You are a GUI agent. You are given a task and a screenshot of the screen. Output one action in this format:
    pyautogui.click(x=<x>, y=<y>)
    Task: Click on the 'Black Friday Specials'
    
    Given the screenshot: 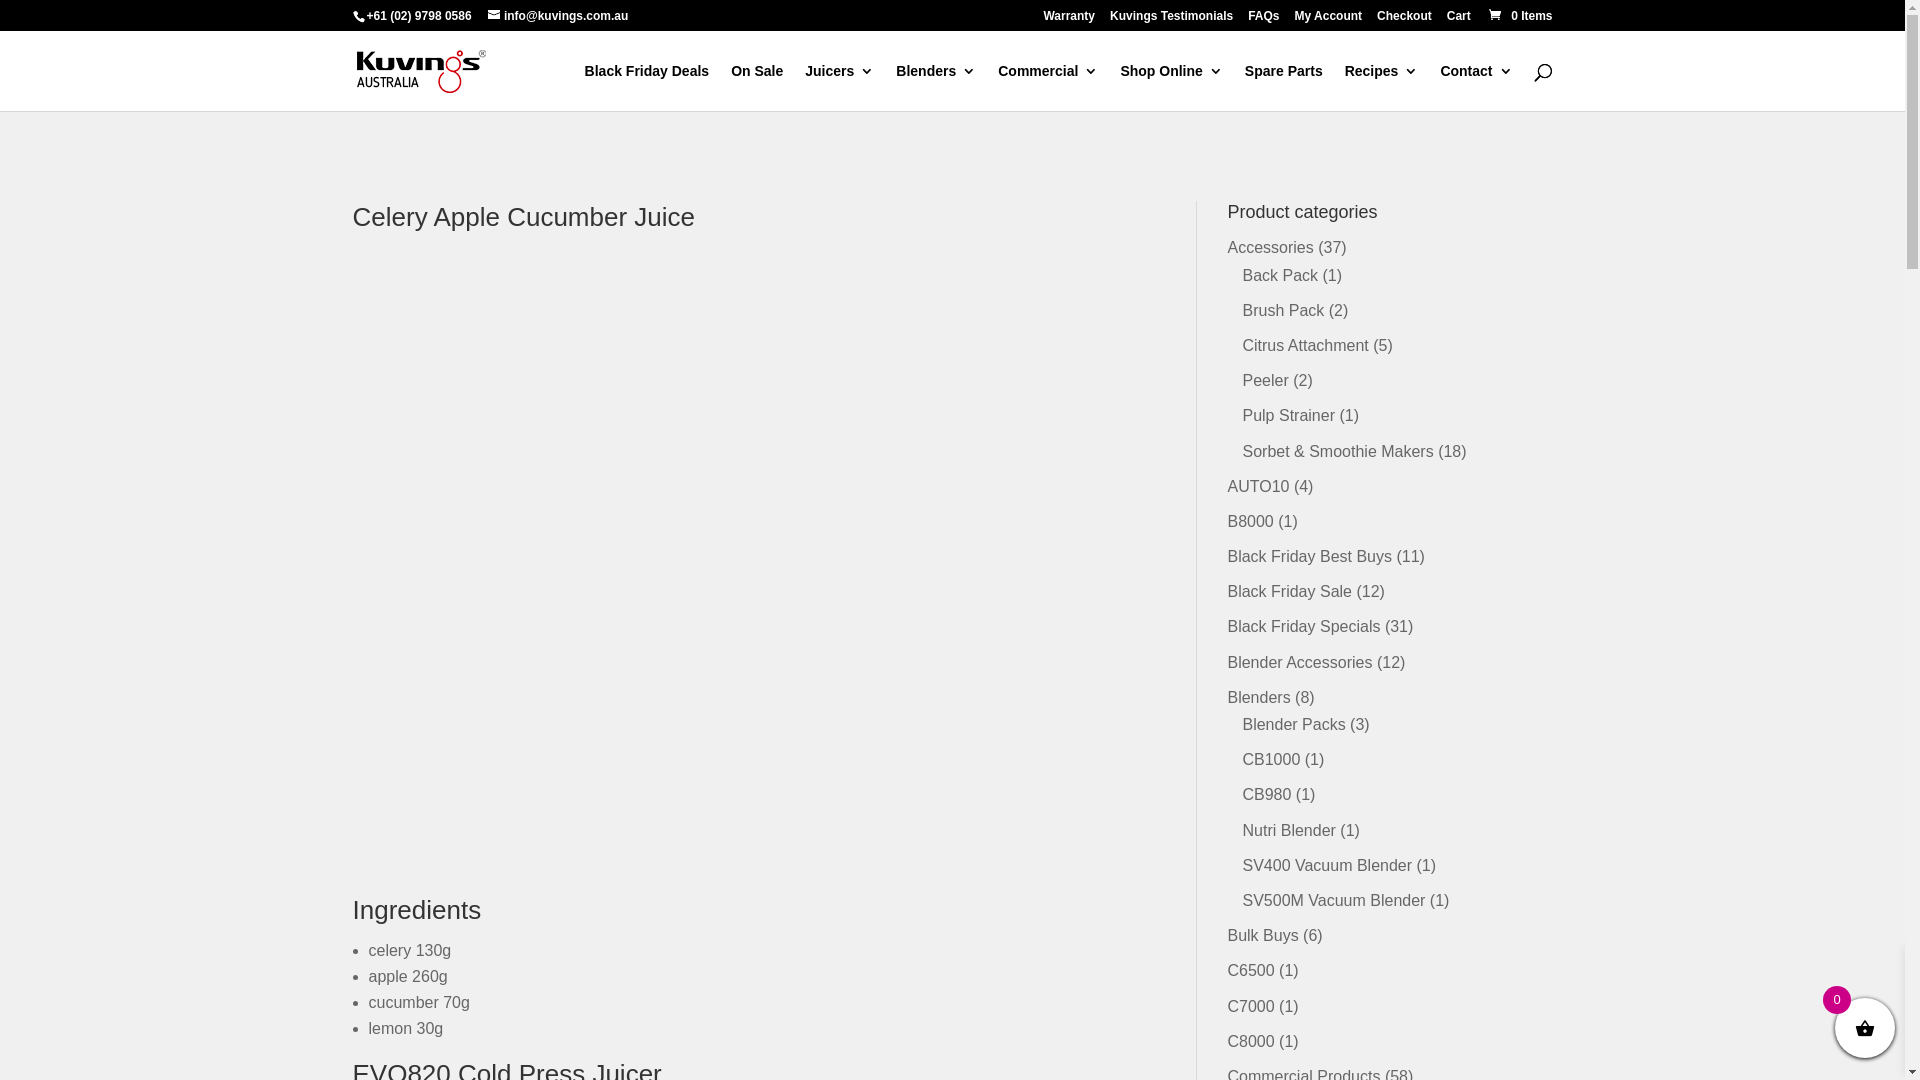 What is the action you would take?
    pyautogui.click(x=1303, y=625)
    